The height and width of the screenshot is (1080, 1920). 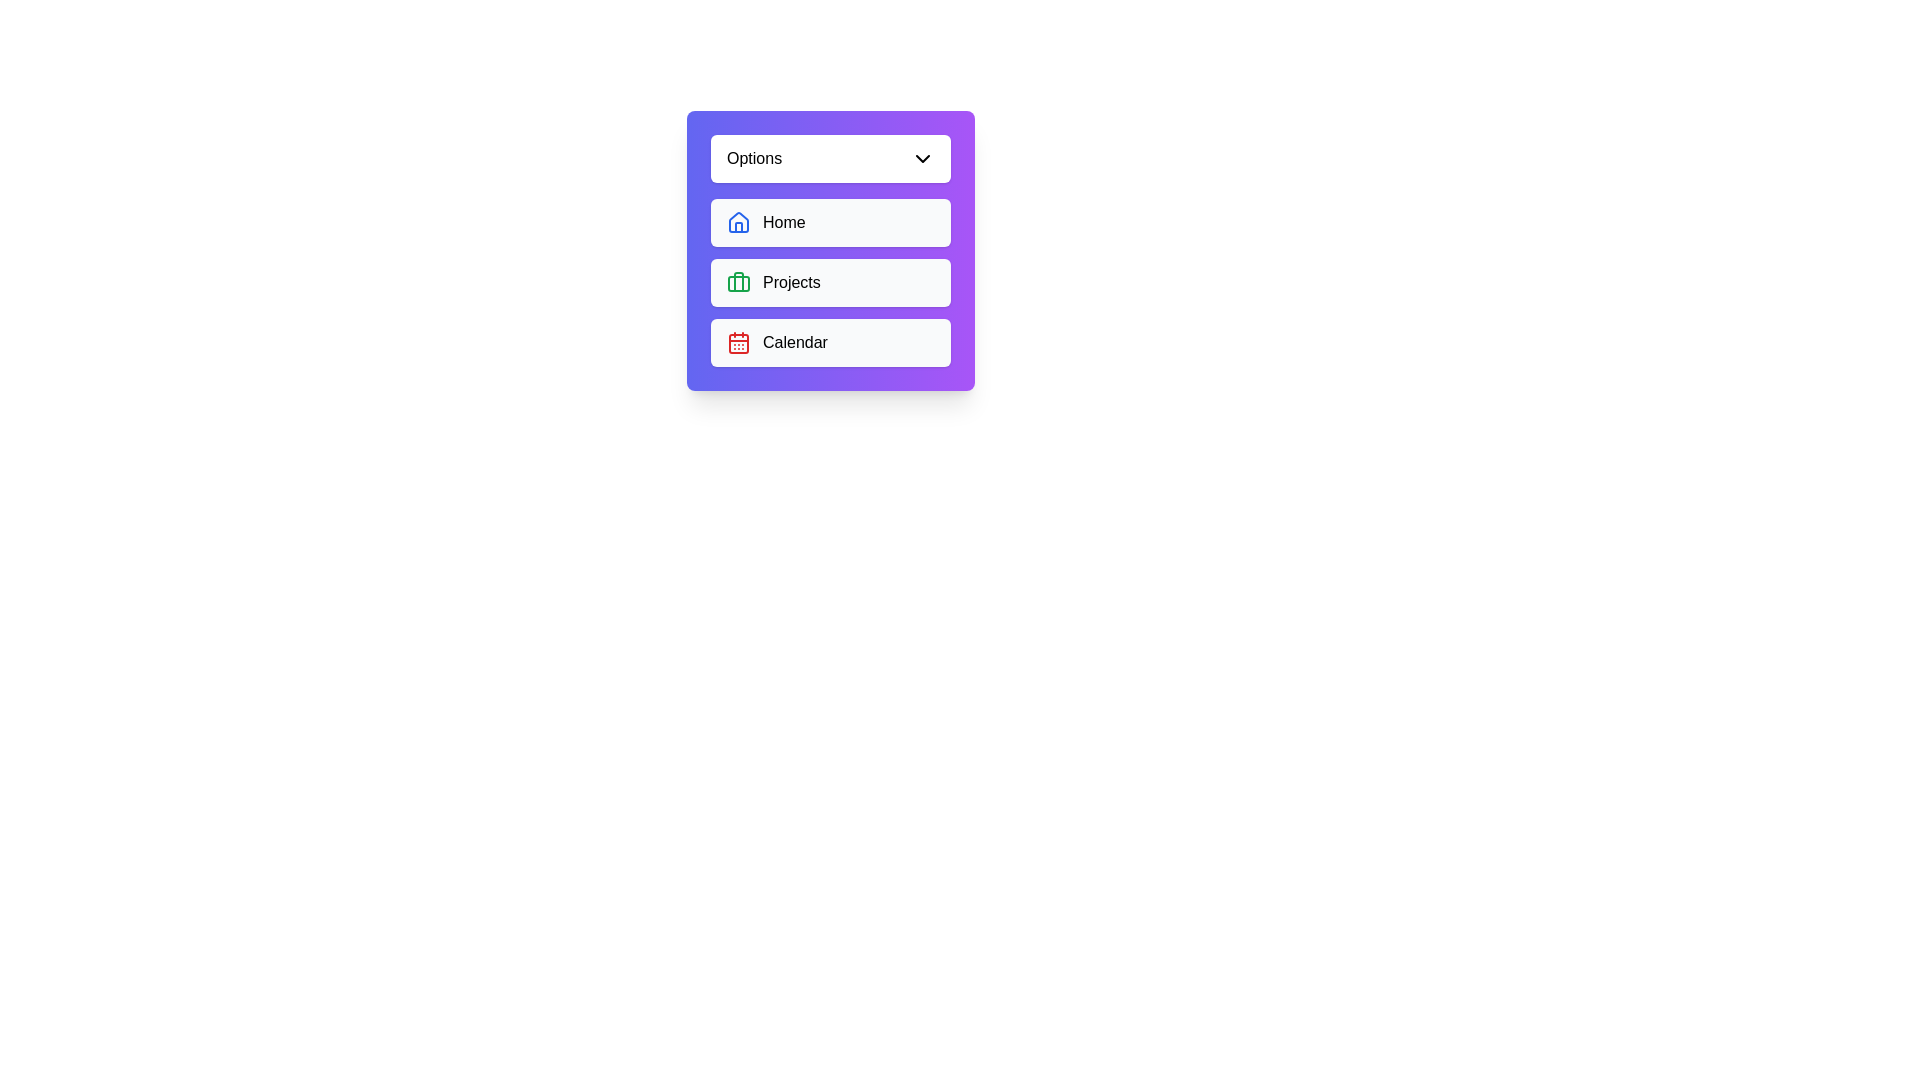 I want to click on the 'Projects' button to select it, so click(x=830, y=282).